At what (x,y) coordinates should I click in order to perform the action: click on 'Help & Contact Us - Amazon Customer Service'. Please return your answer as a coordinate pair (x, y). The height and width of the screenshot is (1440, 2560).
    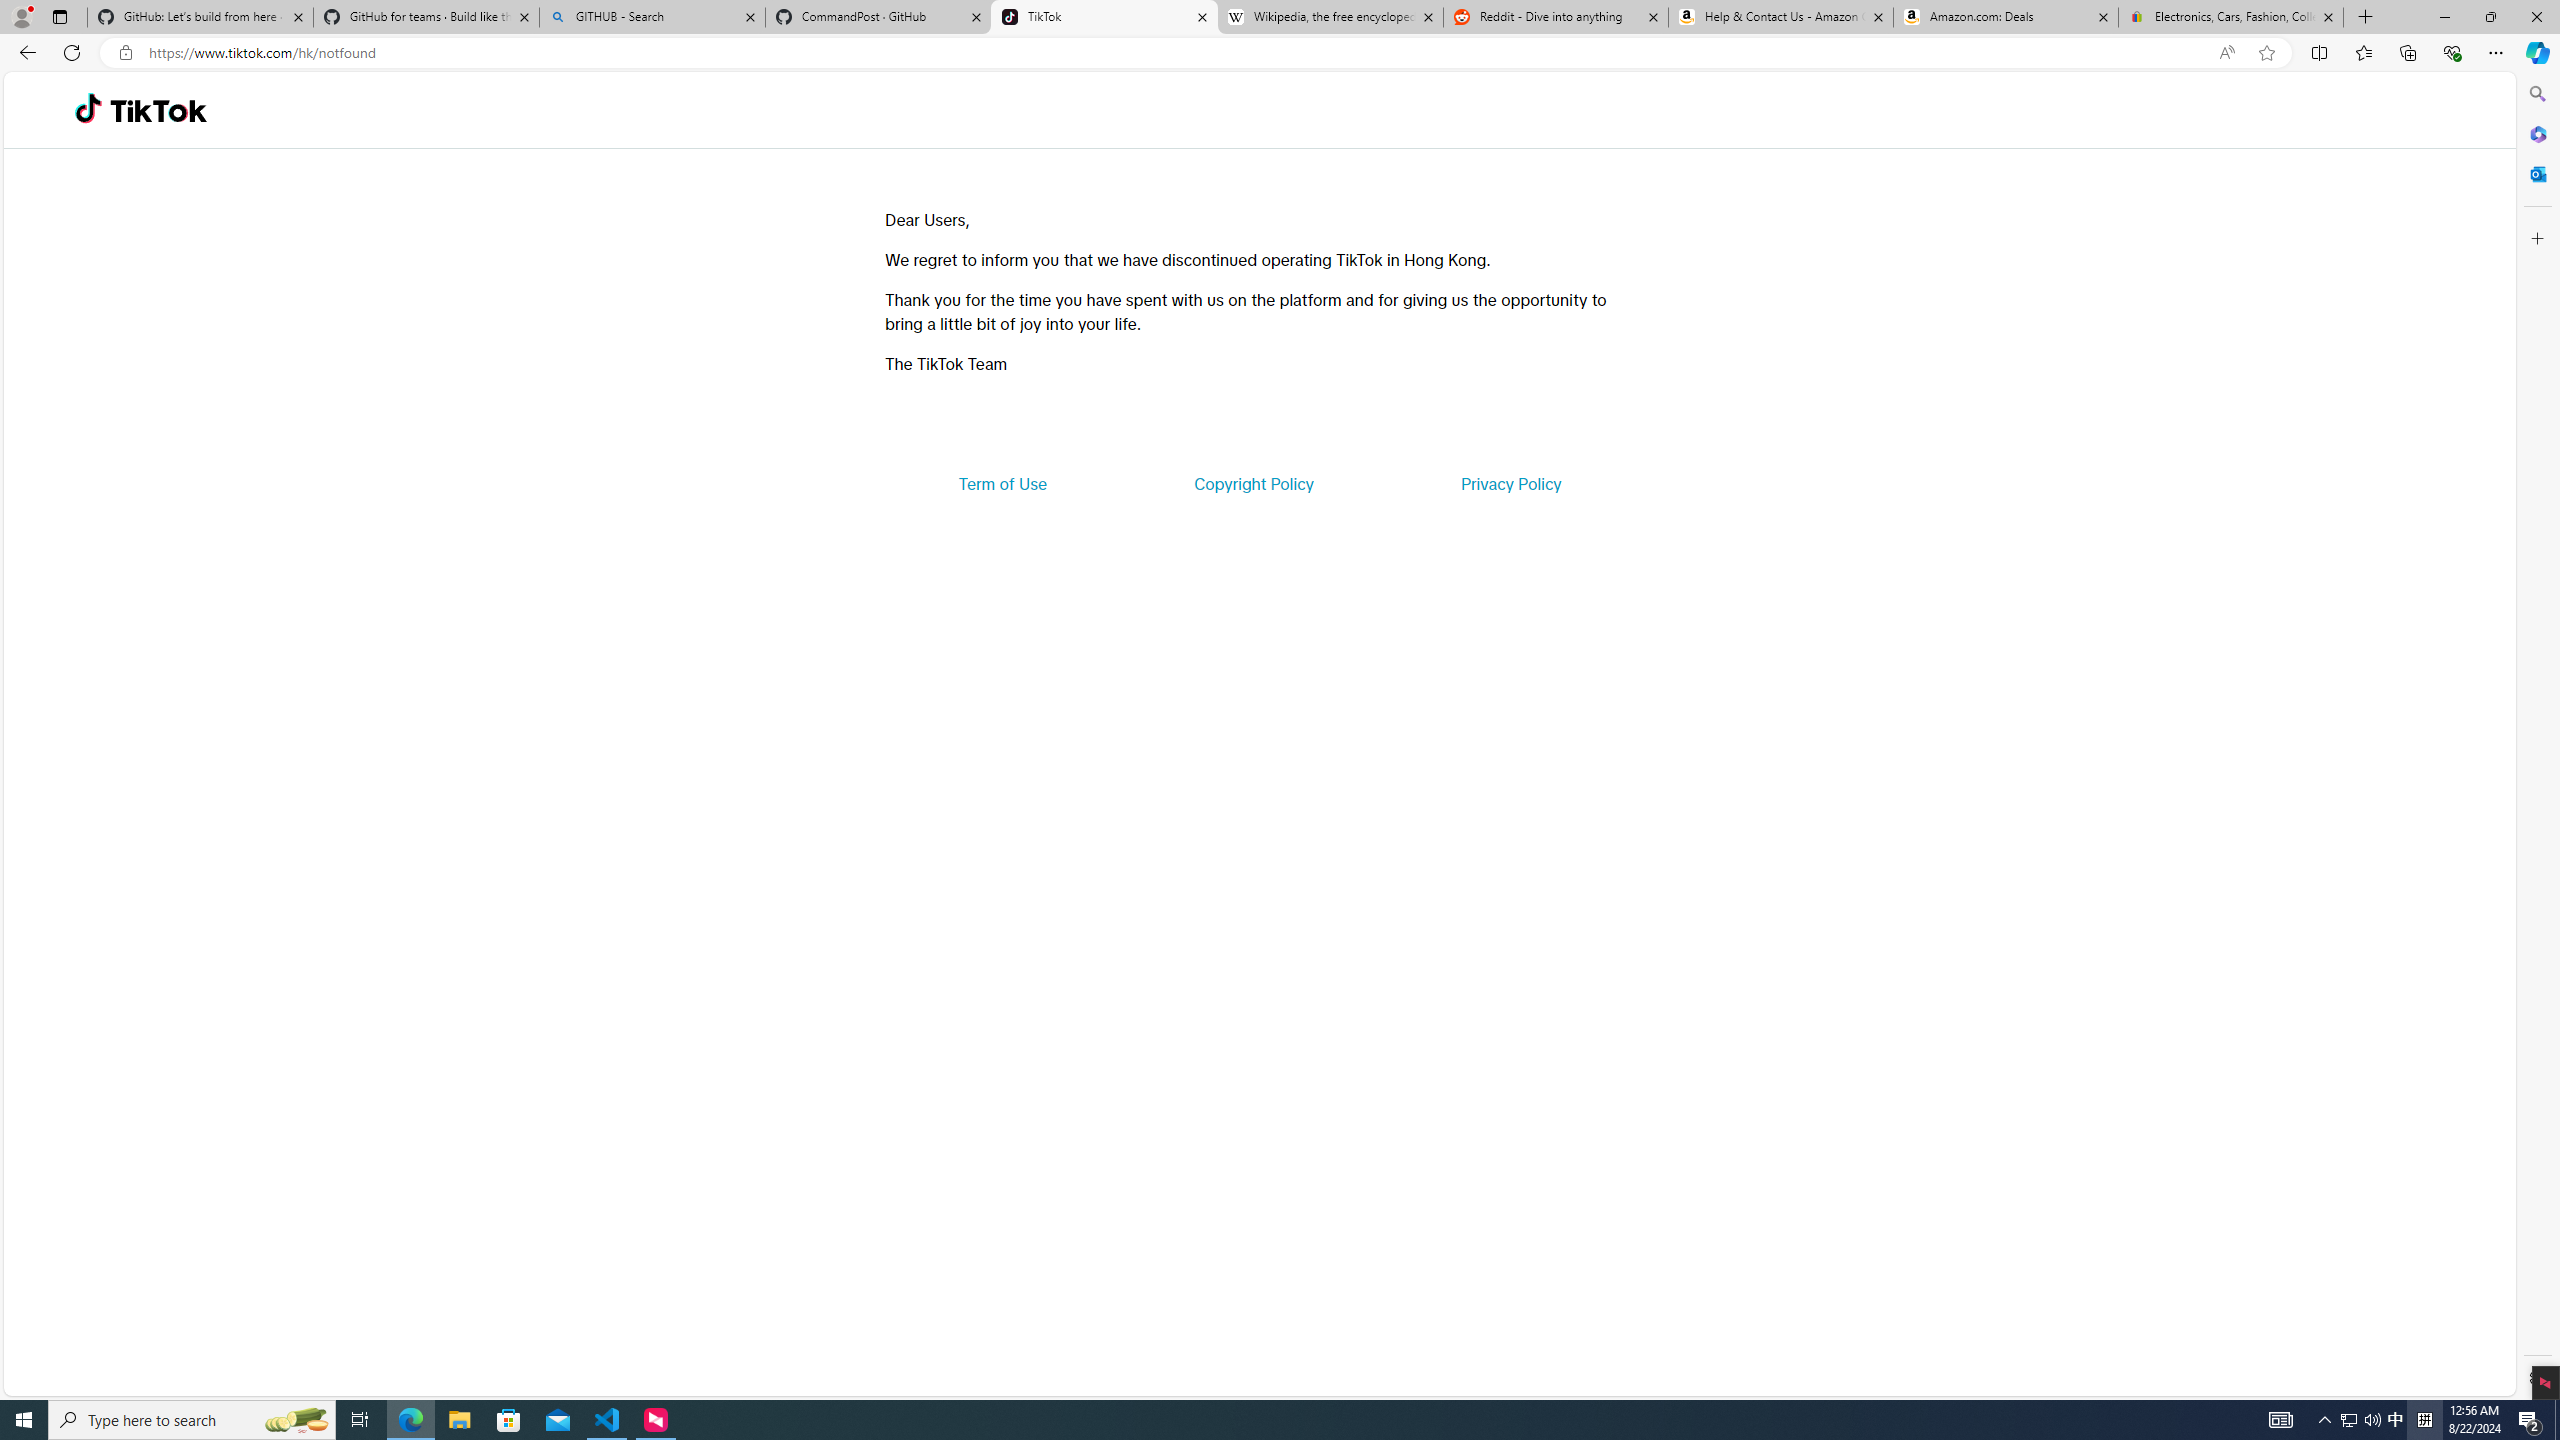
    Looking at the image, I should click on (1780, 16).